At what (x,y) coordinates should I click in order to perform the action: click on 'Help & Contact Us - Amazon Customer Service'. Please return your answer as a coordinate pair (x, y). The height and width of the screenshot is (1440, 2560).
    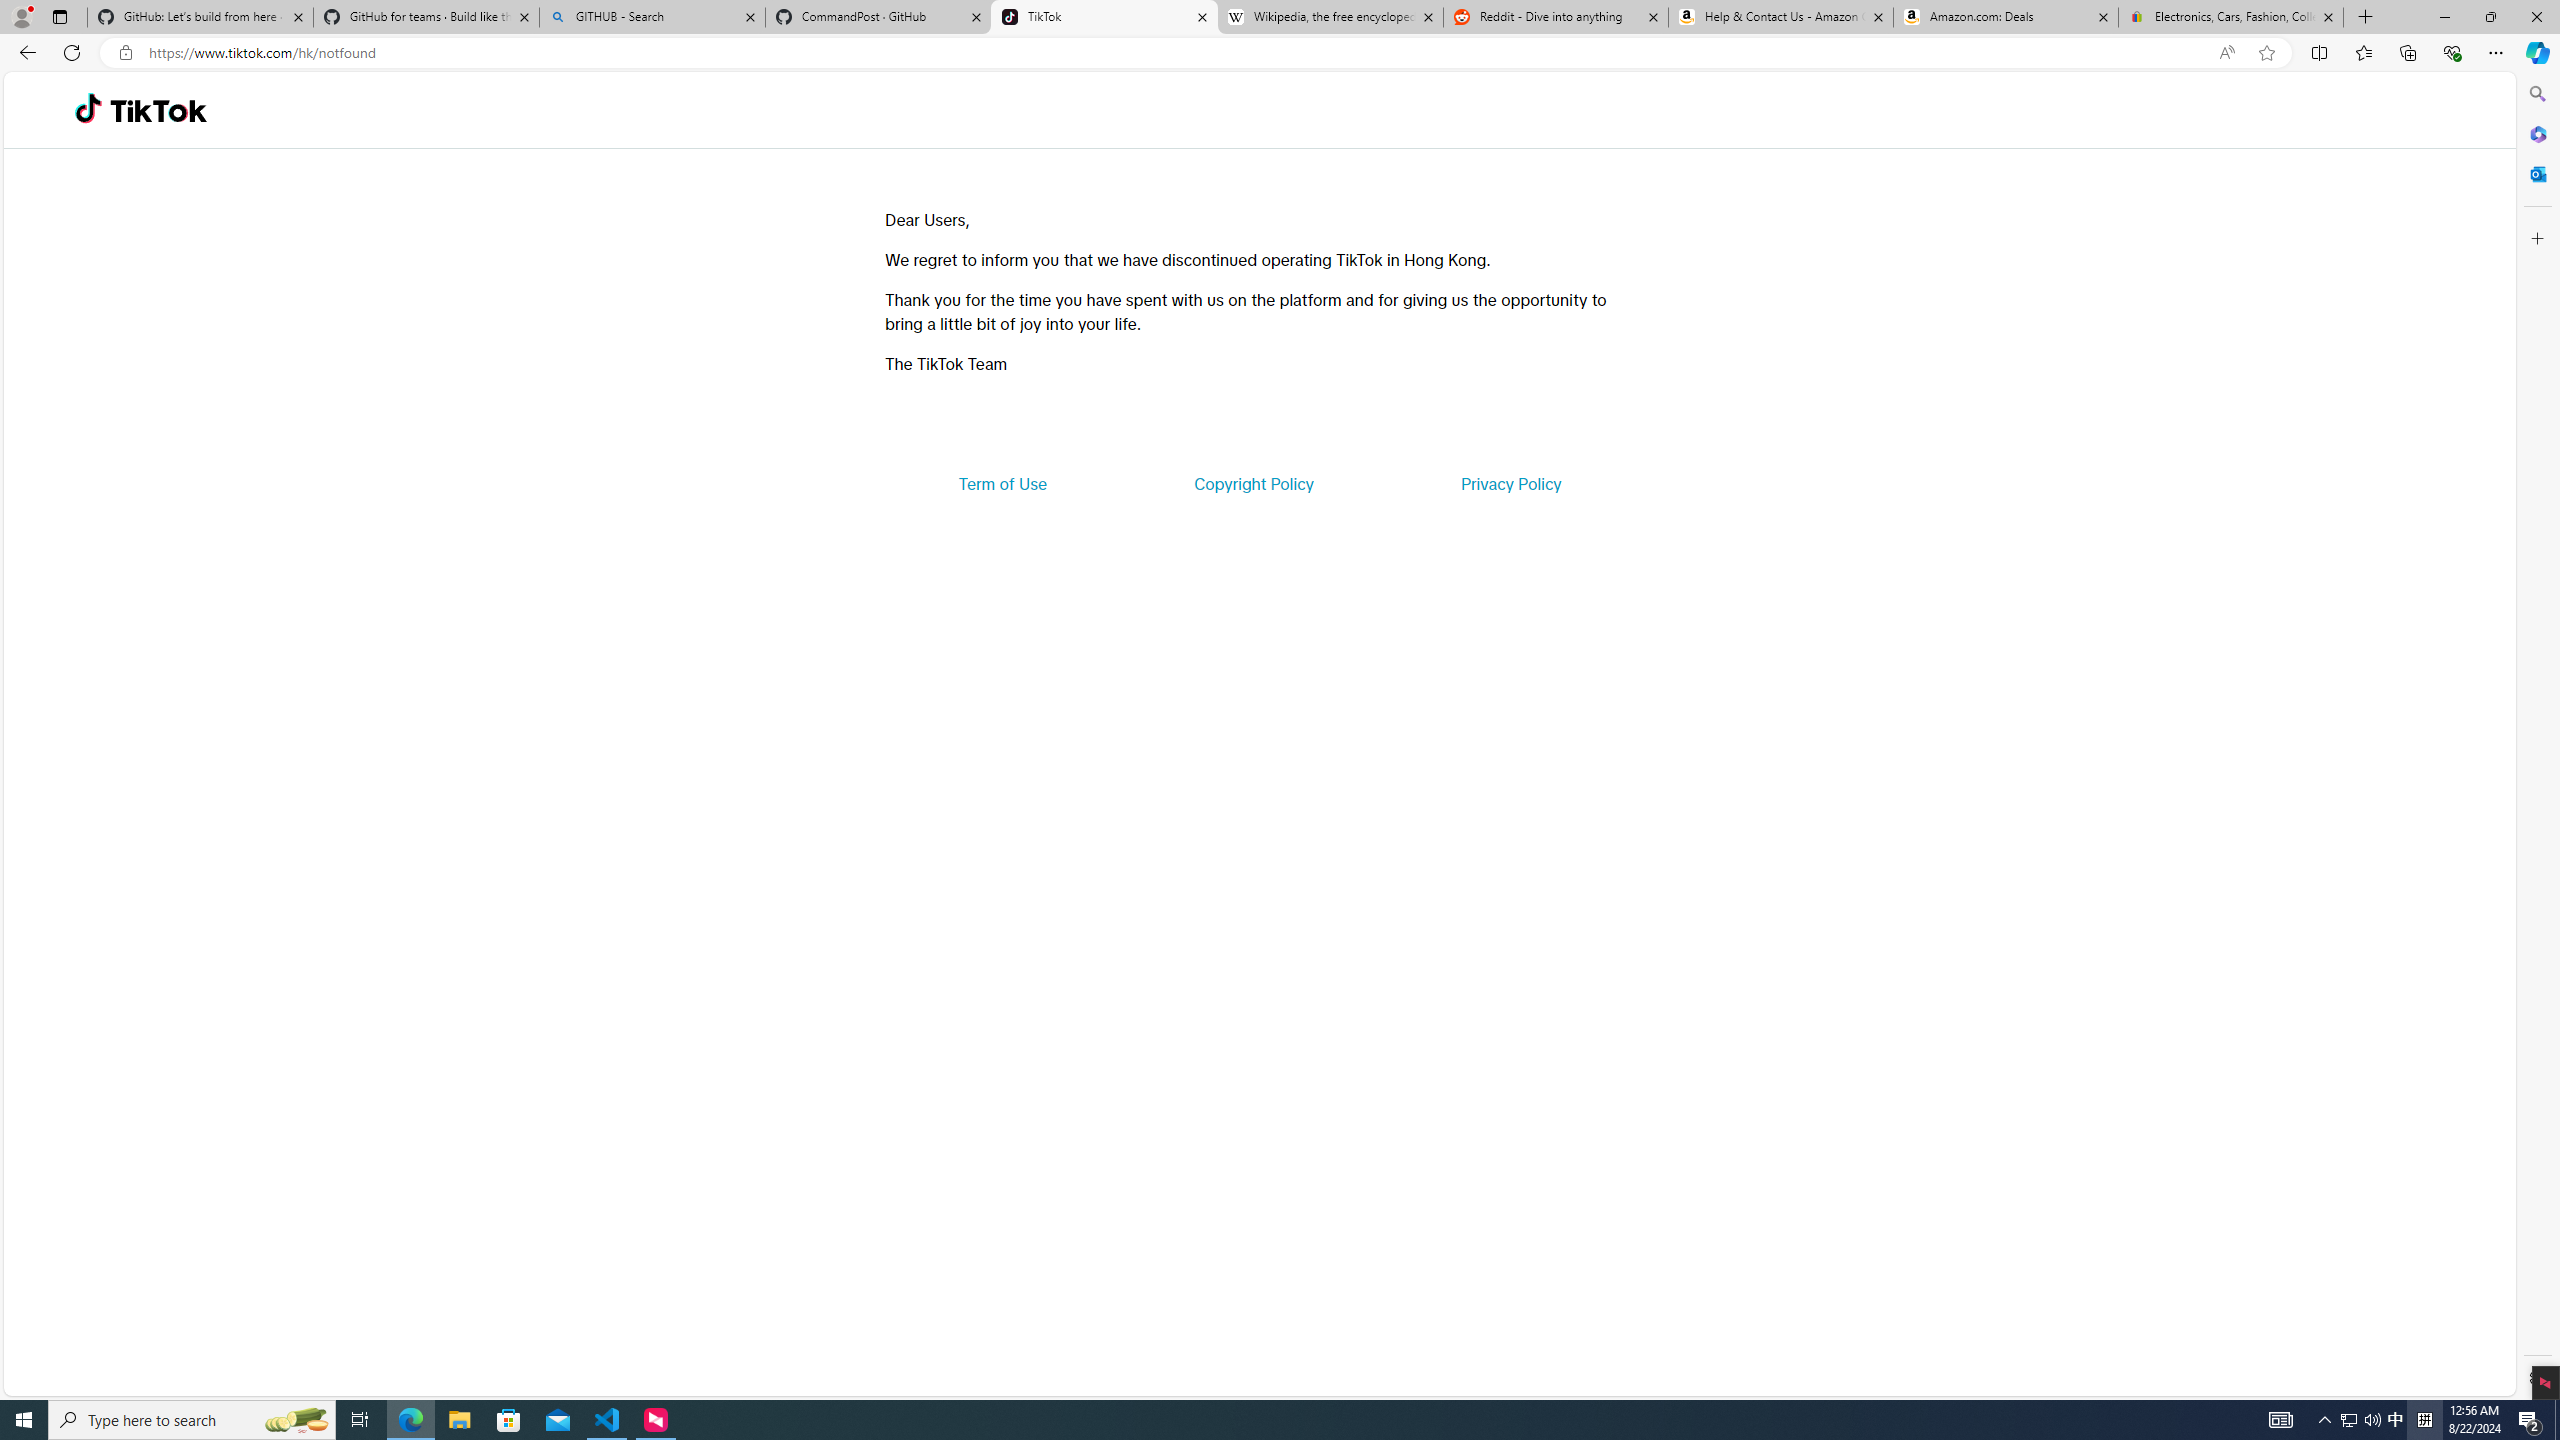
    Looking at the image, I should click on (1780, 16).